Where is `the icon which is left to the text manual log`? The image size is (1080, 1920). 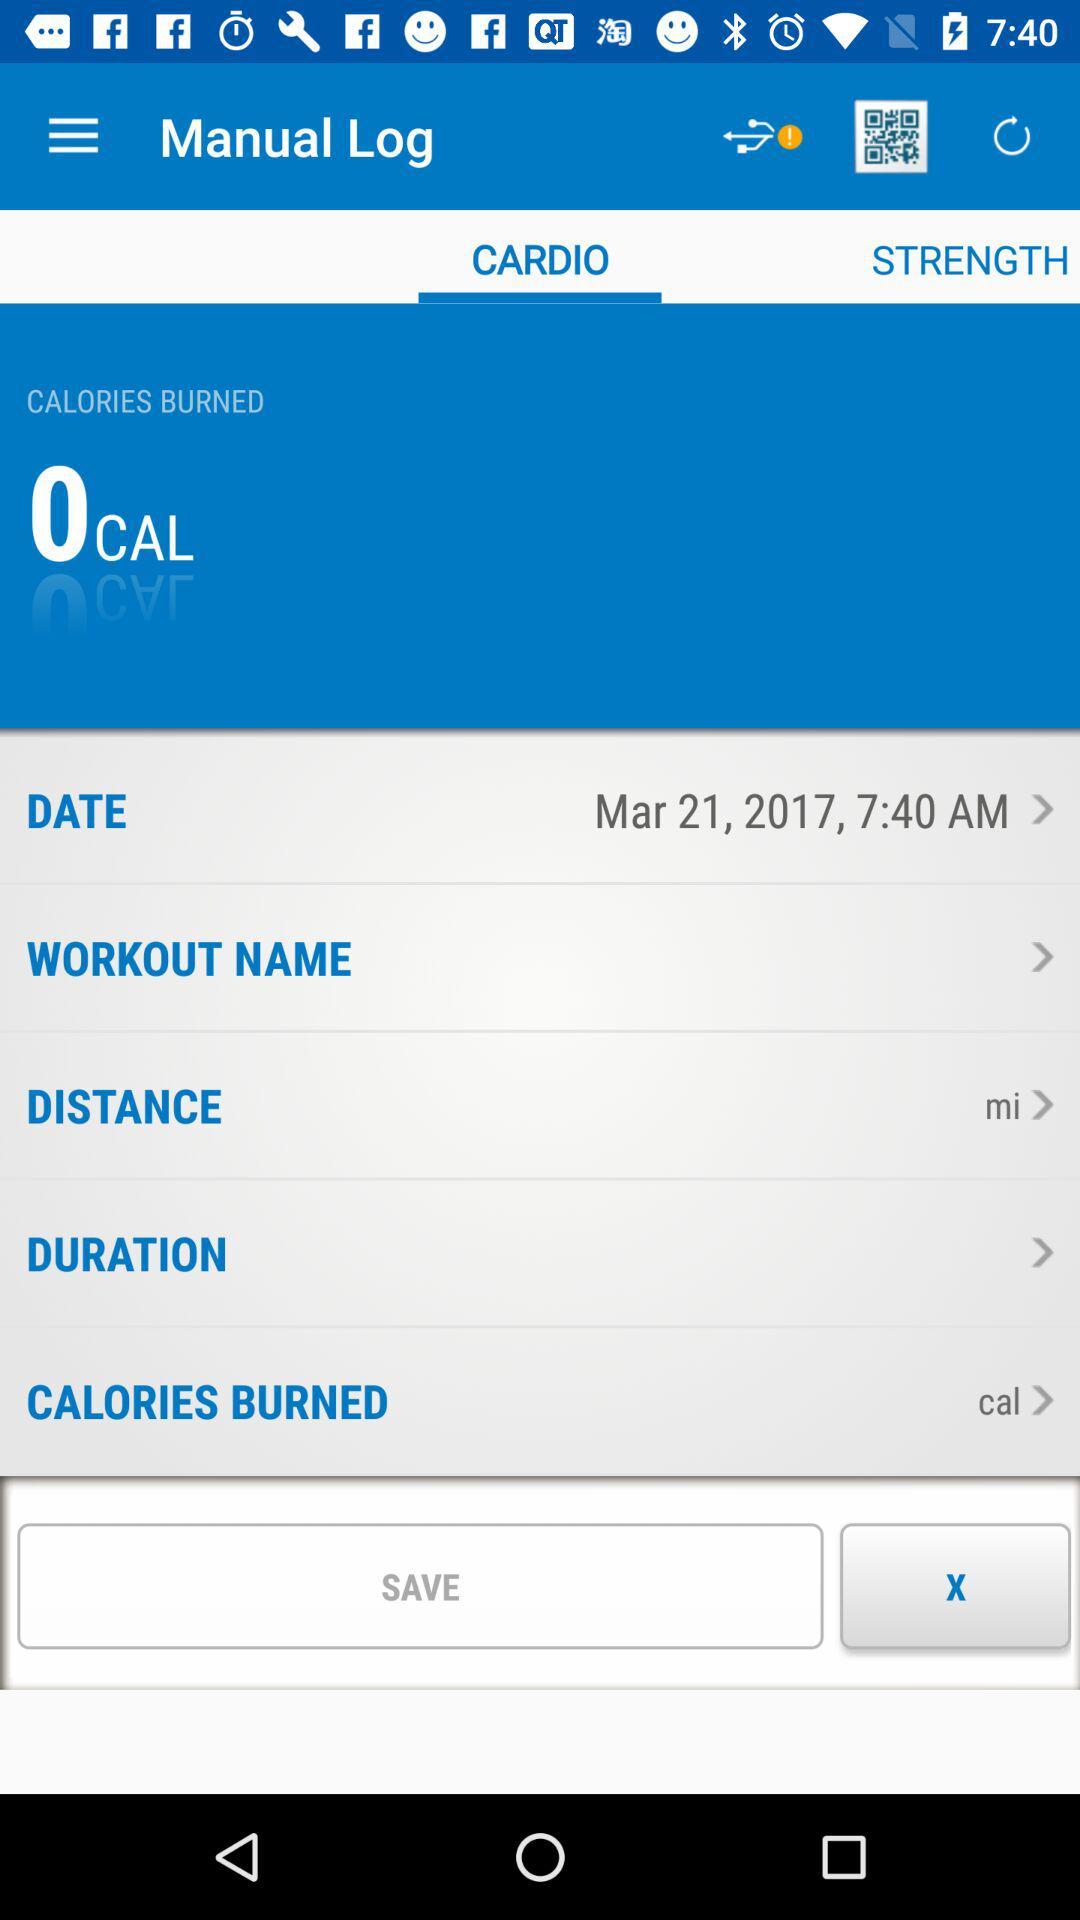 the icon which is left to the text manual log is located at coordinates (764, 136).